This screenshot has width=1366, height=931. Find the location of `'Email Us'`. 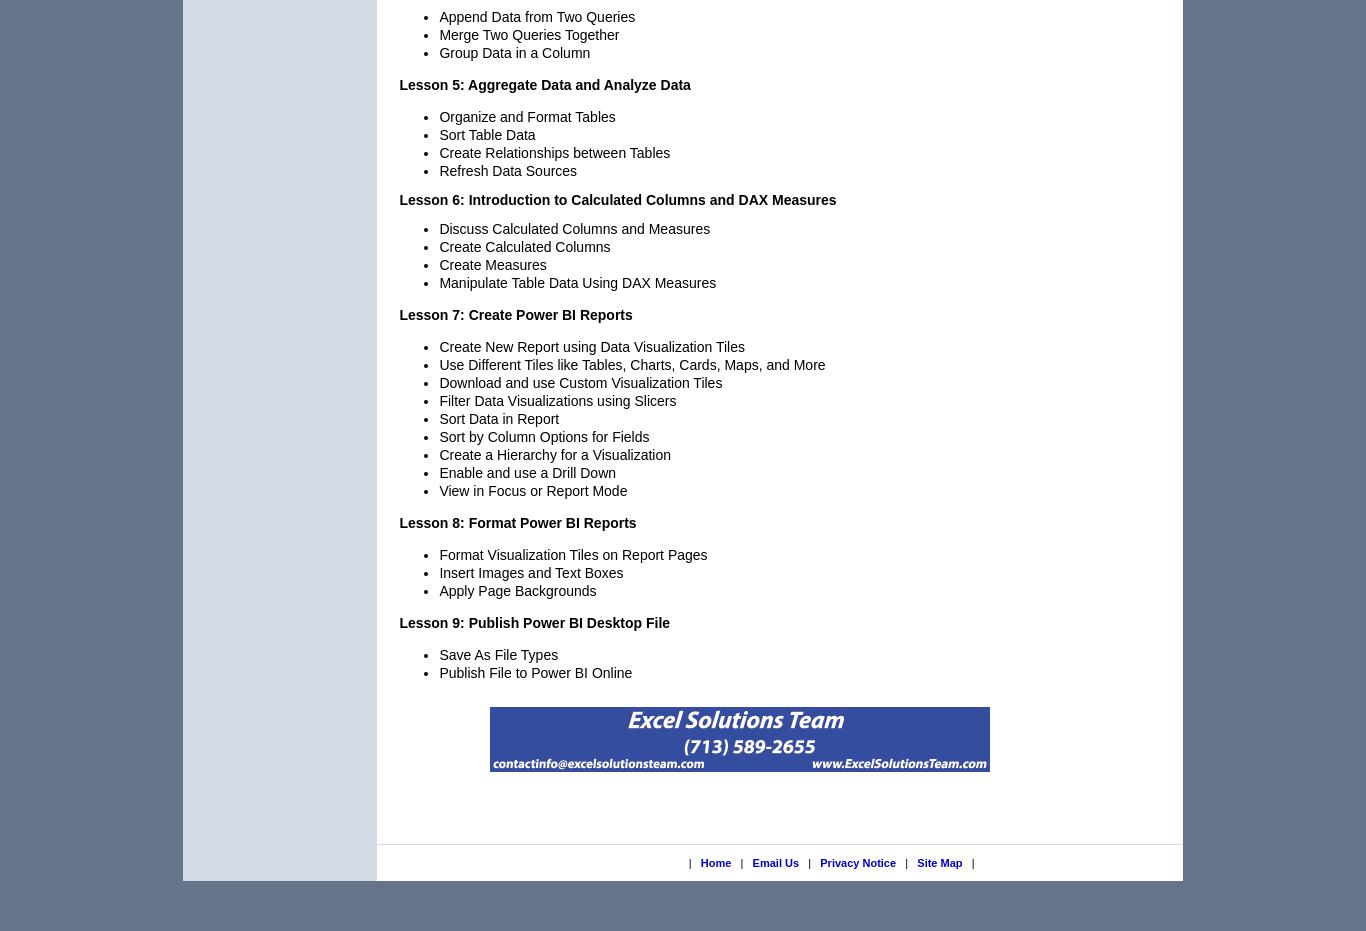

'Email Us' is located at coordinates (751, 862).